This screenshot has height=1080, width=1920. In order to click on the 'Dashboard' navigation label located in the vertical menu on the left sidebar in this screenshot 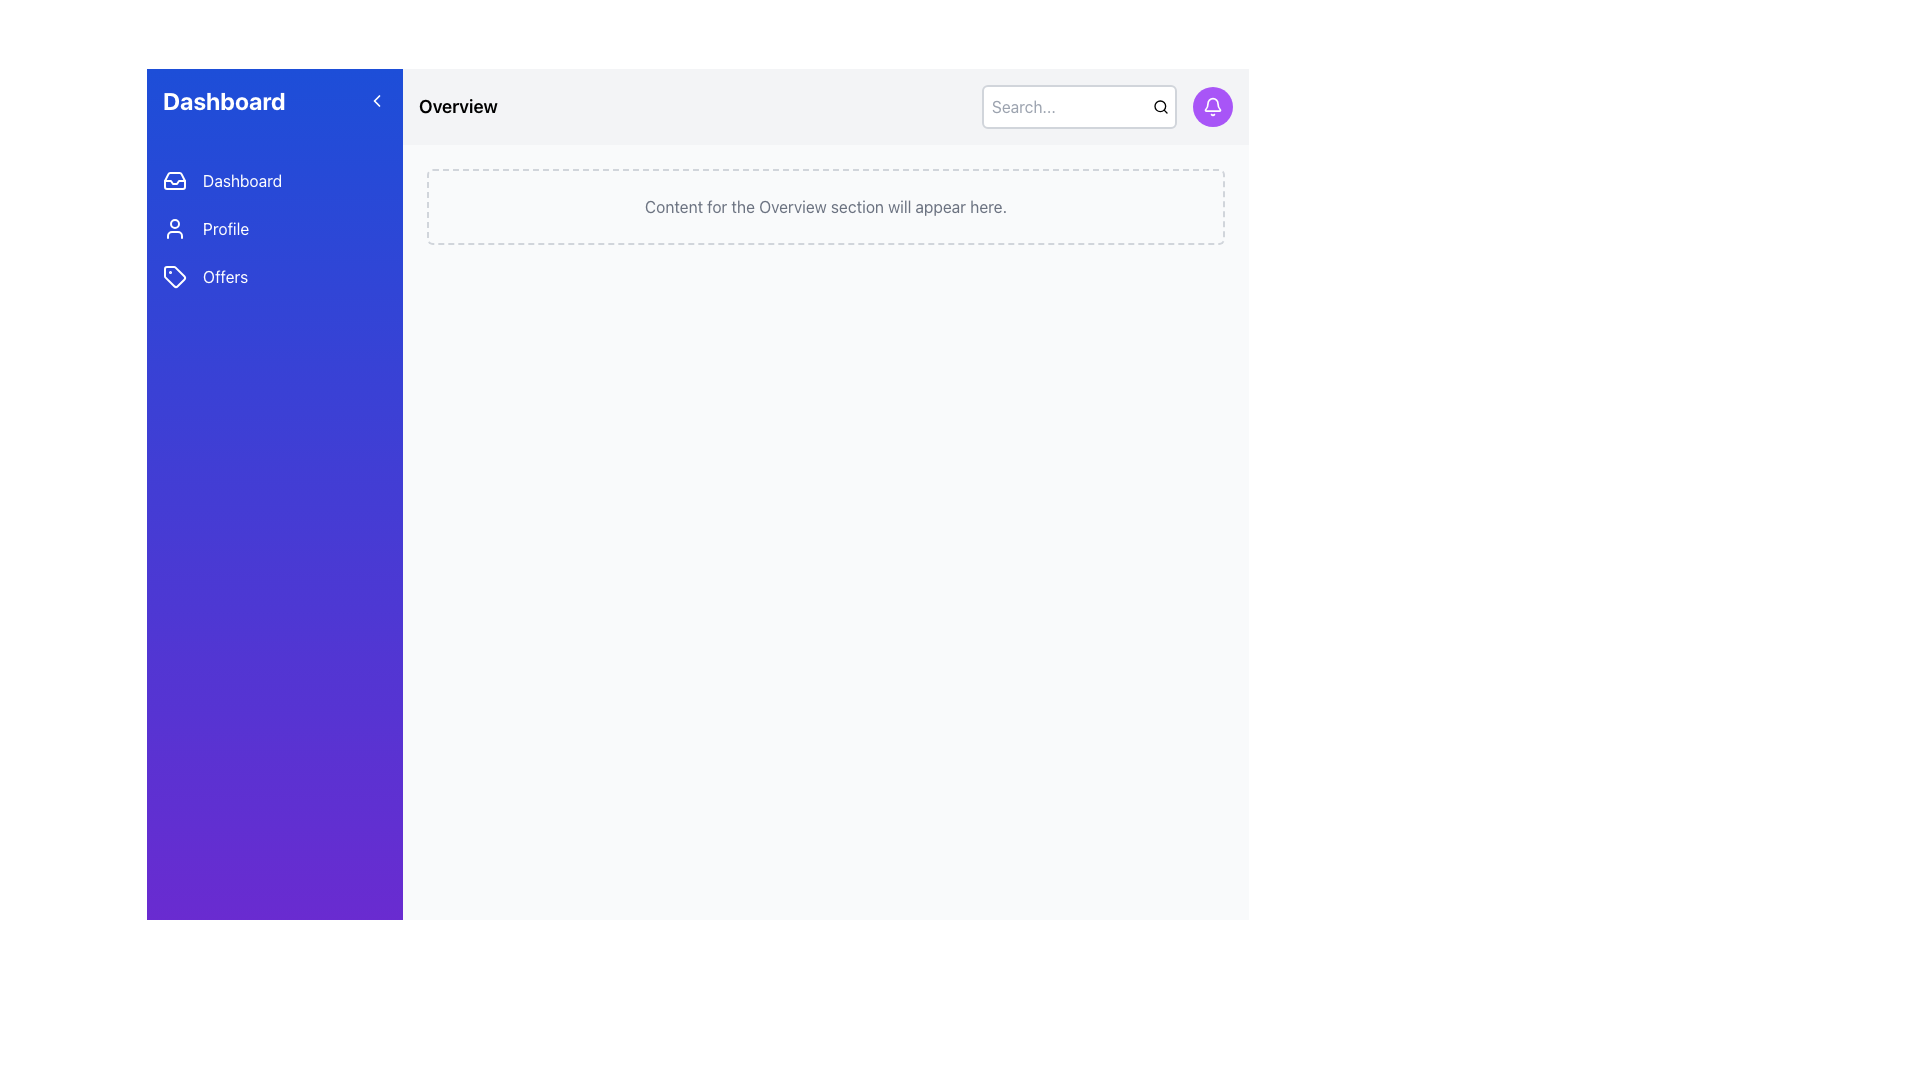, I will do `click(241, 181)`.